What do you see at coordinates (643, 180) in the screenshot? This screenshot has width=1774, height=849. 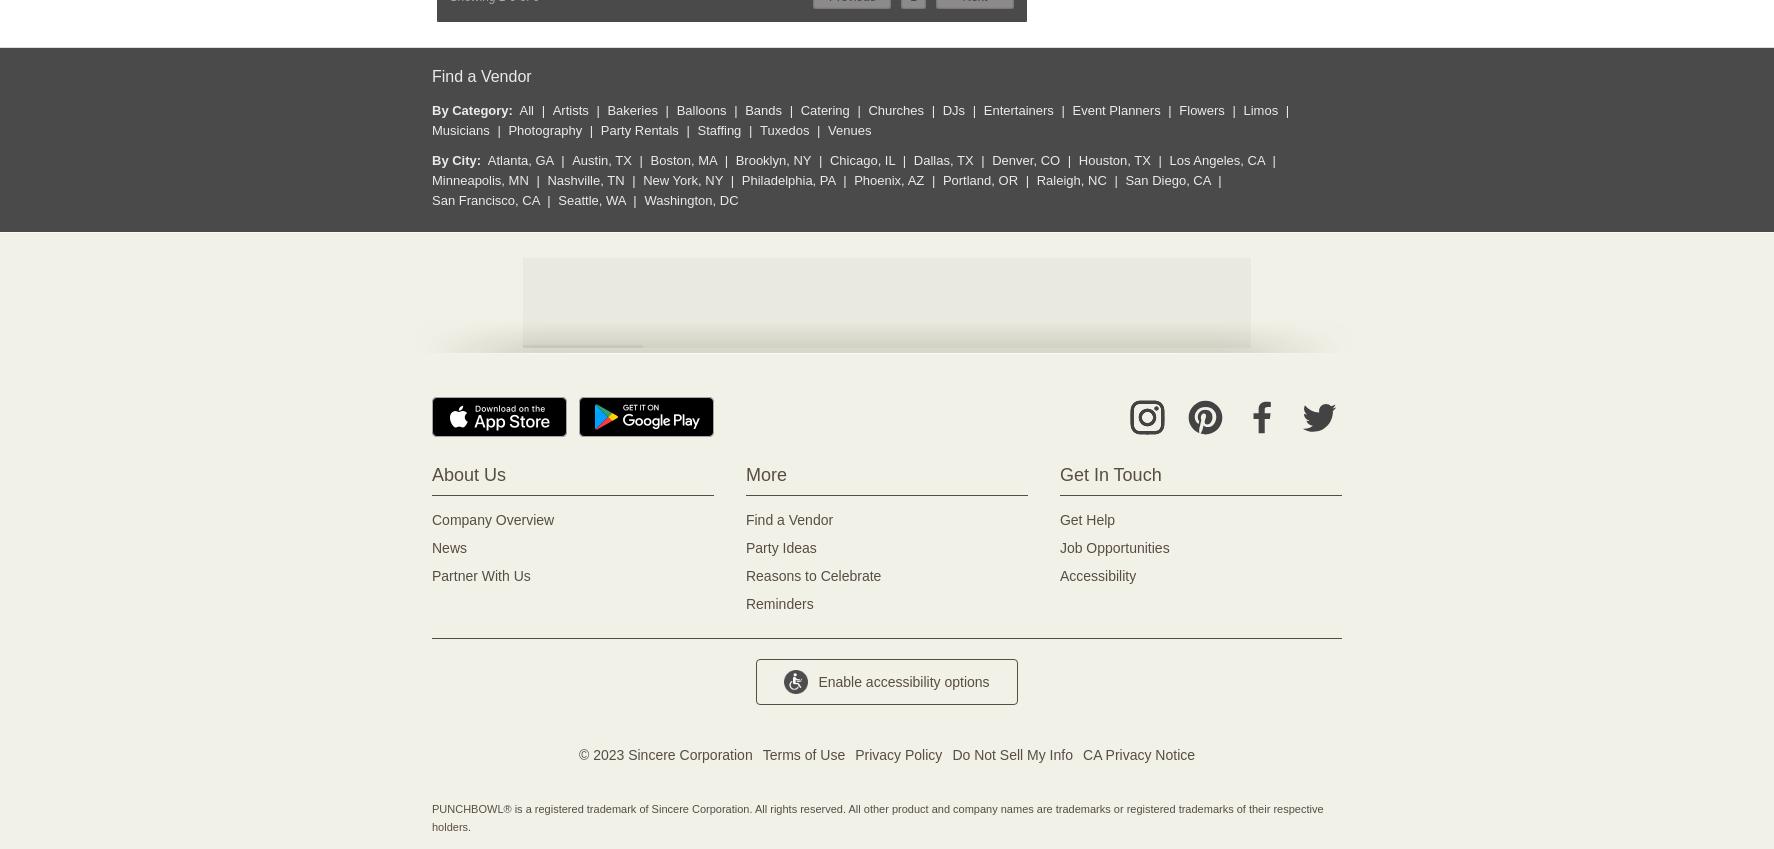 I see `'New York, NY'` at bounding box center [643, 180].